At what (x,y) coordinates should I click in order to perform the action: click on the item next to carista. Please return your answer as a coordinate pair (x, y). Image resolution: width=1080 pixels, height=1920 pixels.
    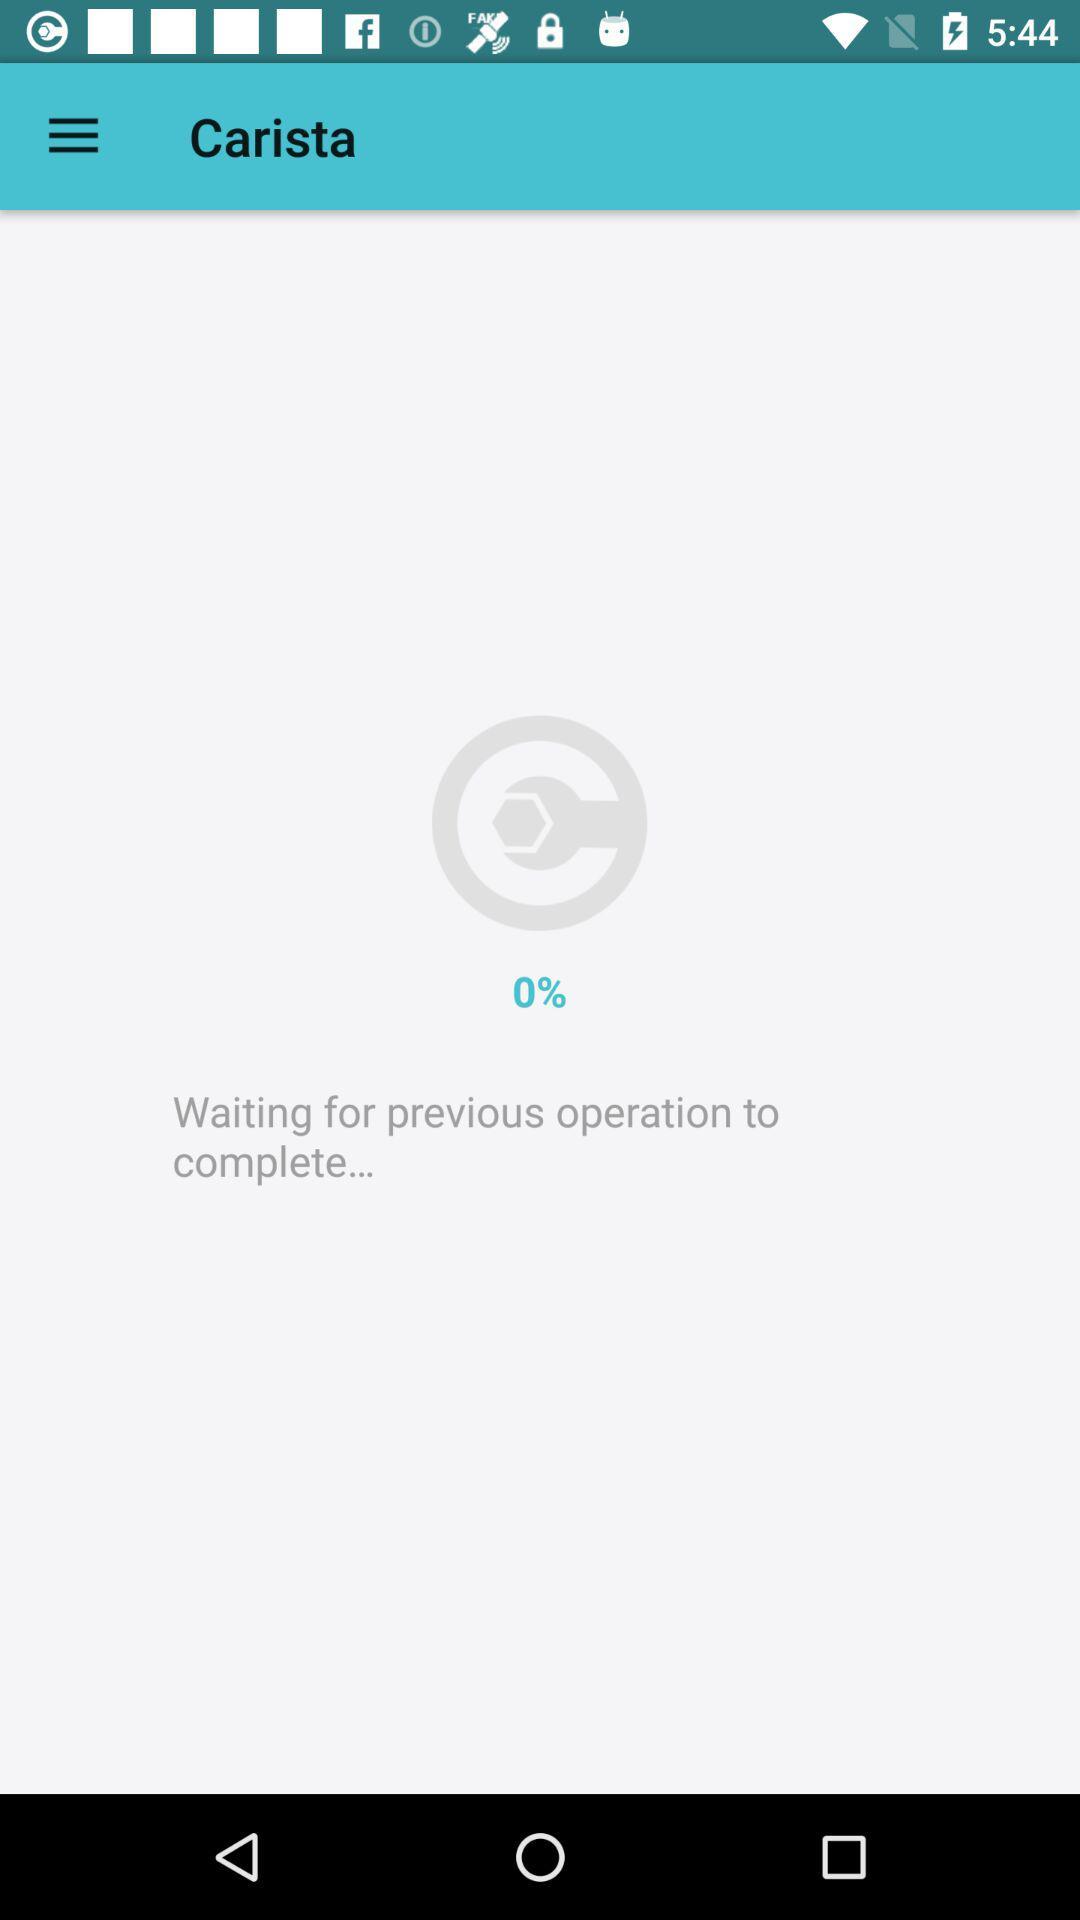
    Looking at the image, I should click on (72, 135).